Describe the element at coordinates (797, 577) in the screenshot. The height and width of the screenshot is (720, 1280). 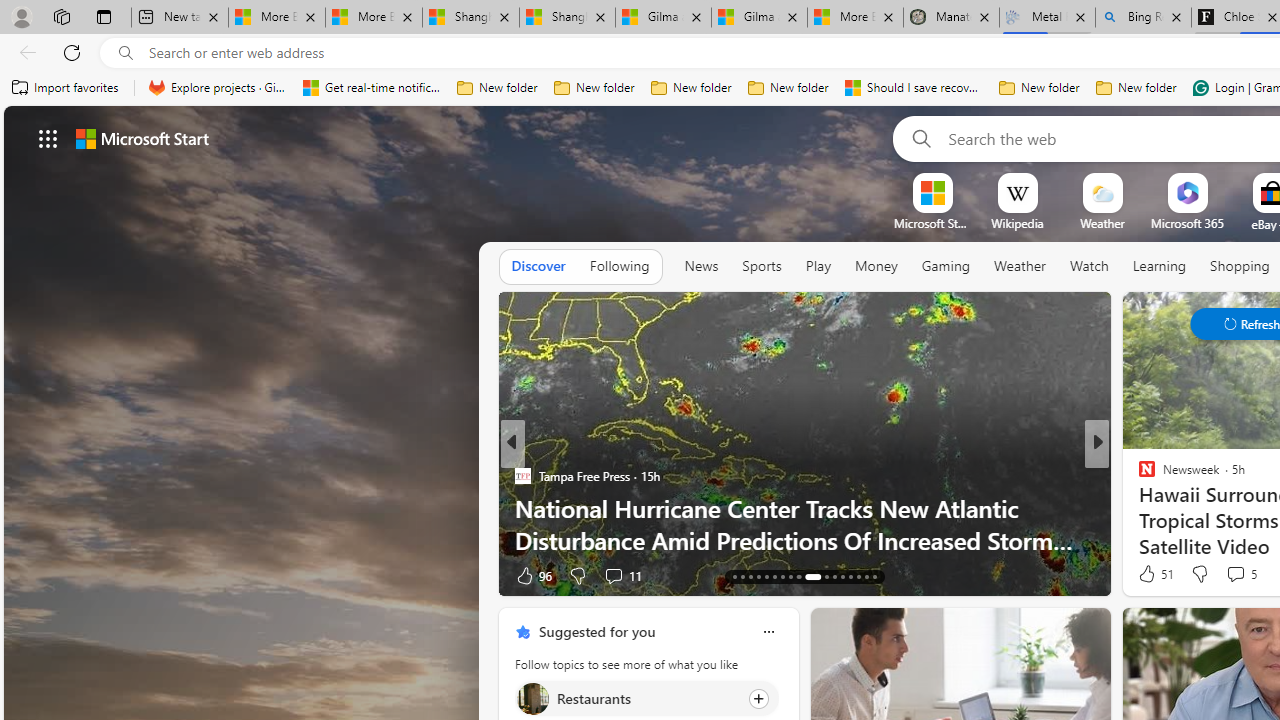
I see `'AutomationID: tab-25'` at that location.